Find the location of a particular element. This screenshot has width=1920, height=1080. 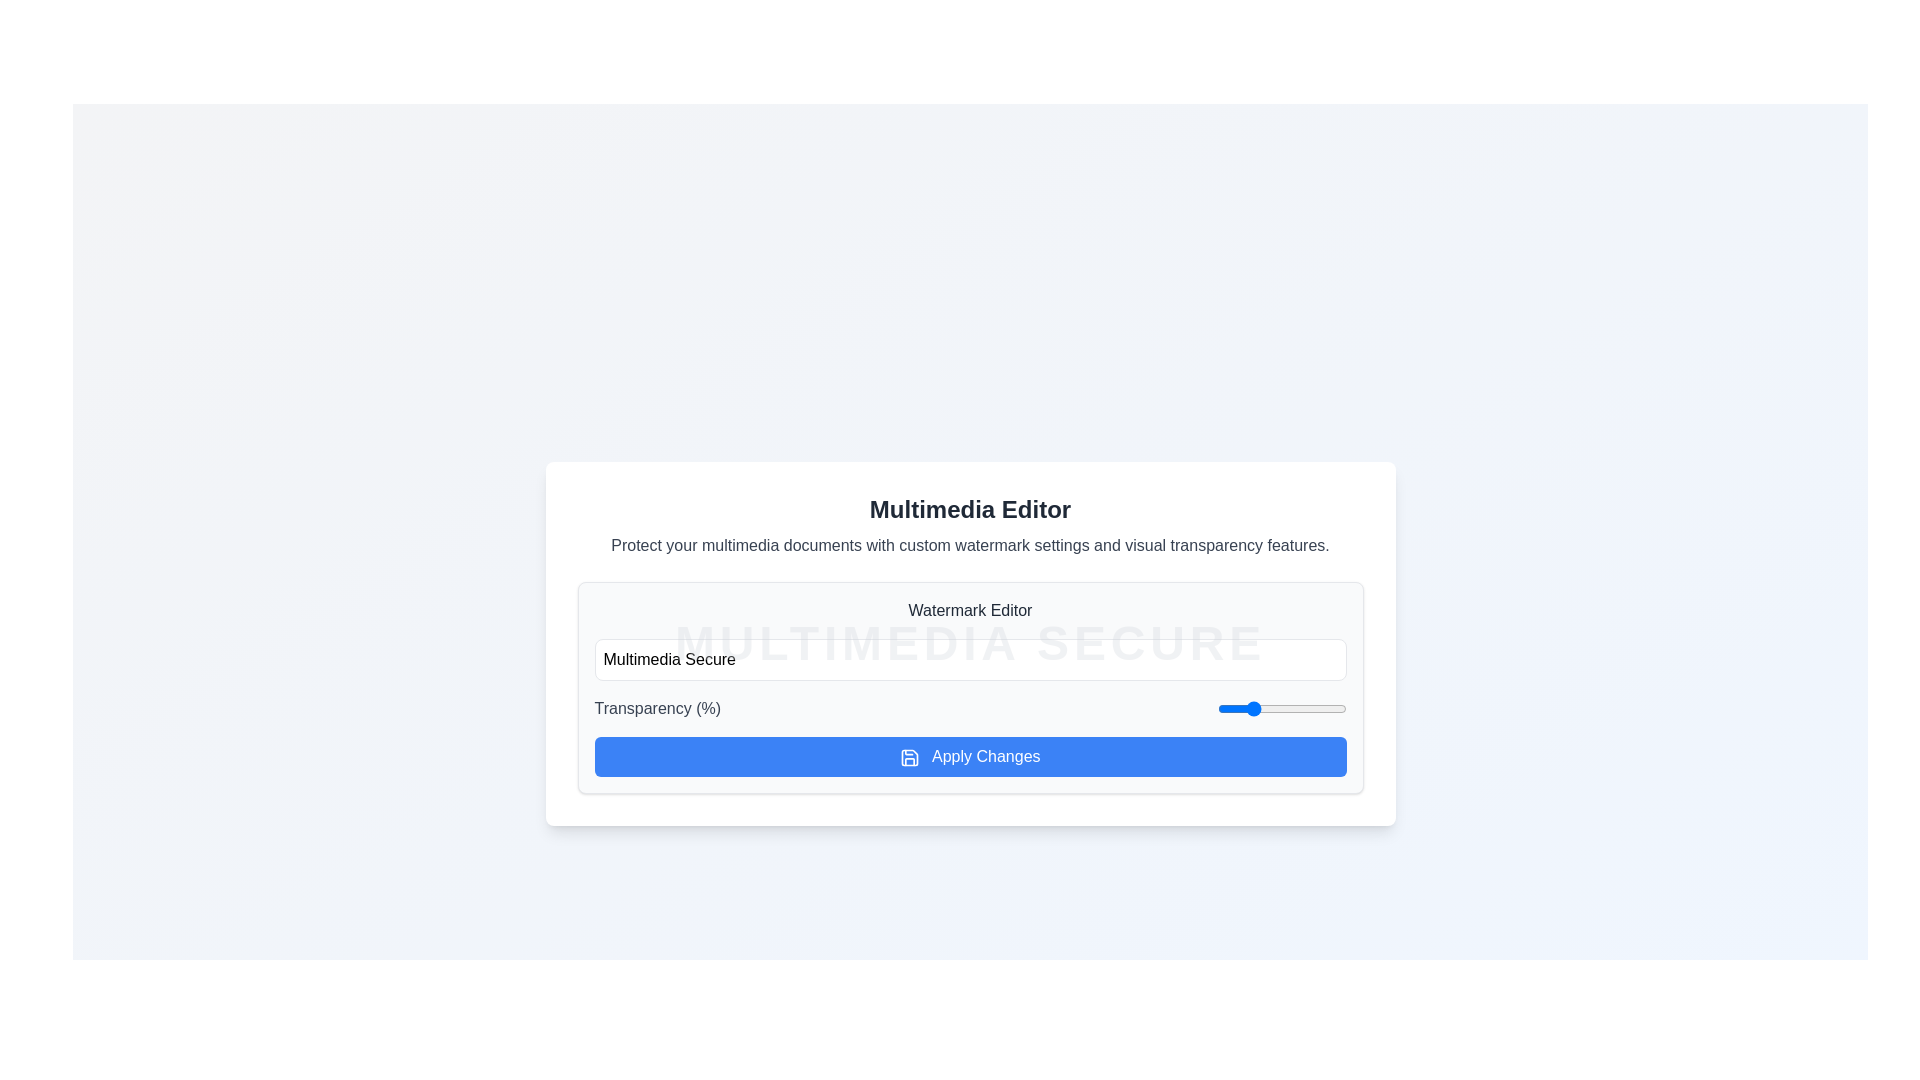

transparency is located at coordinates (1227, 708).